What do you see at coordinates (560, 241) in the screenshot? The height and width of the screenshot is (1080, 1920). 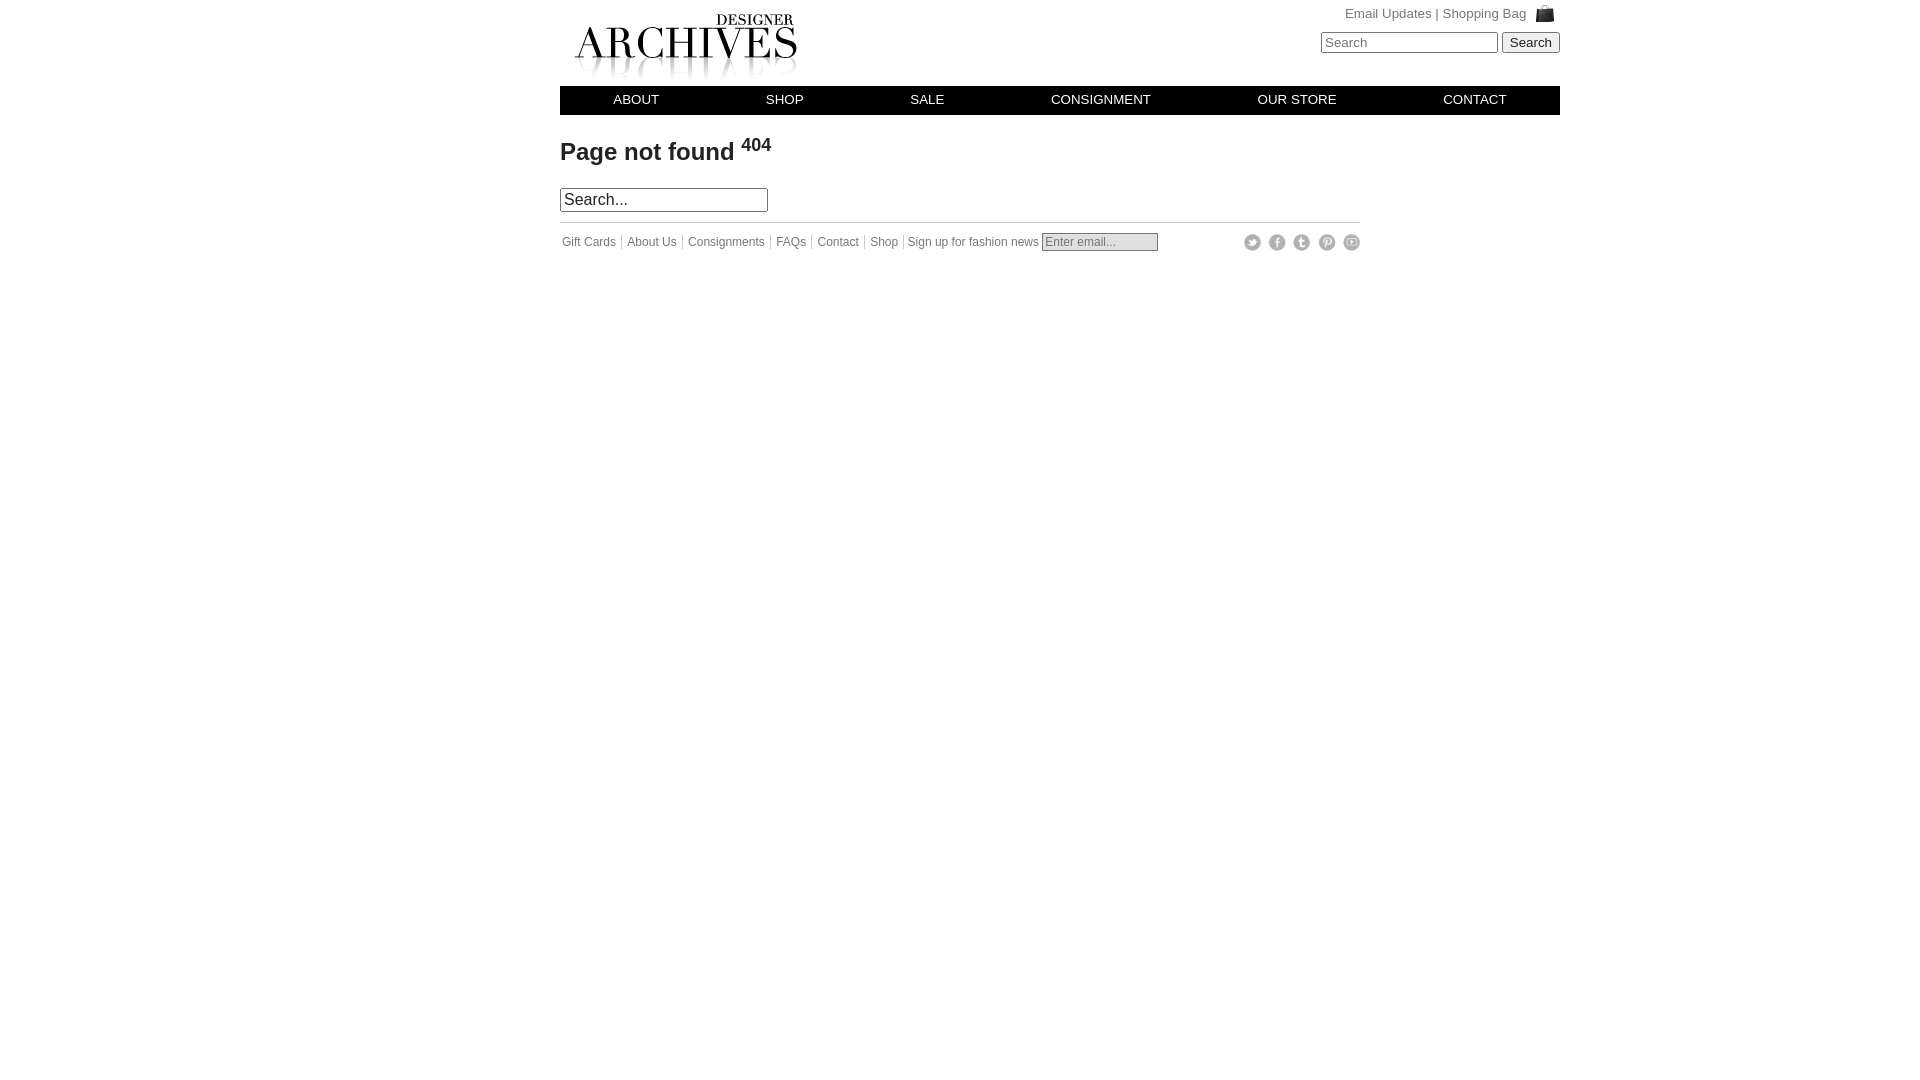 I see `'Gift Cards'` at bounding box center [560, 241].